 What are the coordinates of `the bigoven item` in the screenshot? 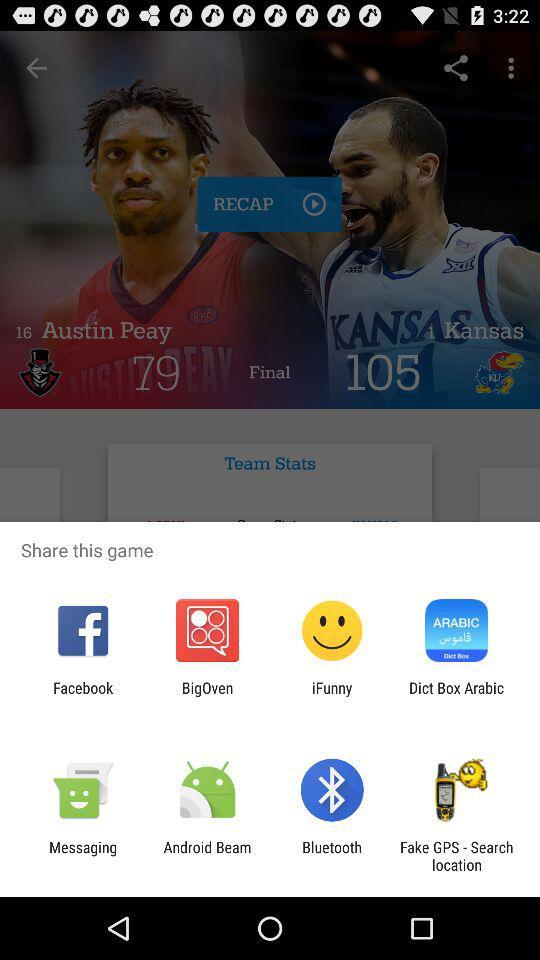 It's located at (206, 696).